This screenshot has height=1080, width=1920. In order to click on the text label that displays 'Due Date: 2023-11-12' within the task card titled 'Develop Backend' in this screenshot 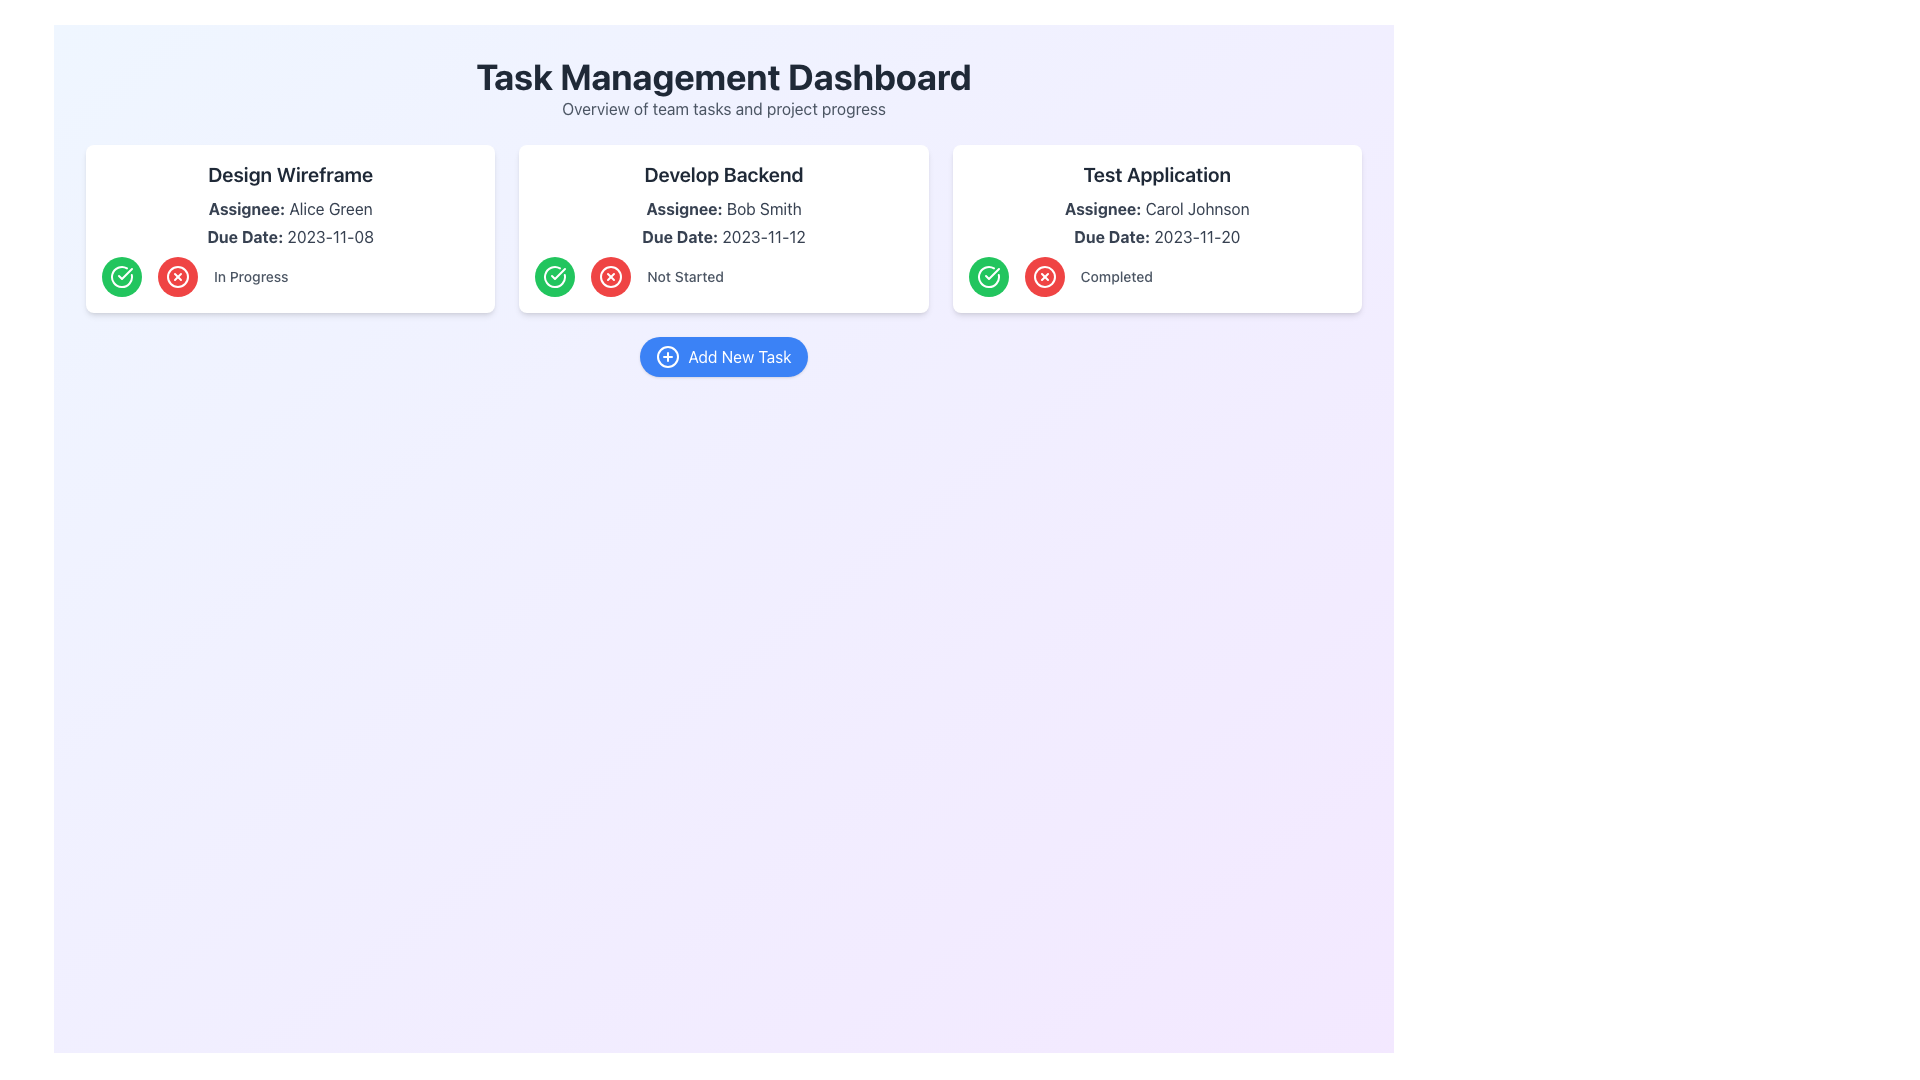, I will do `click(723, 235)`.